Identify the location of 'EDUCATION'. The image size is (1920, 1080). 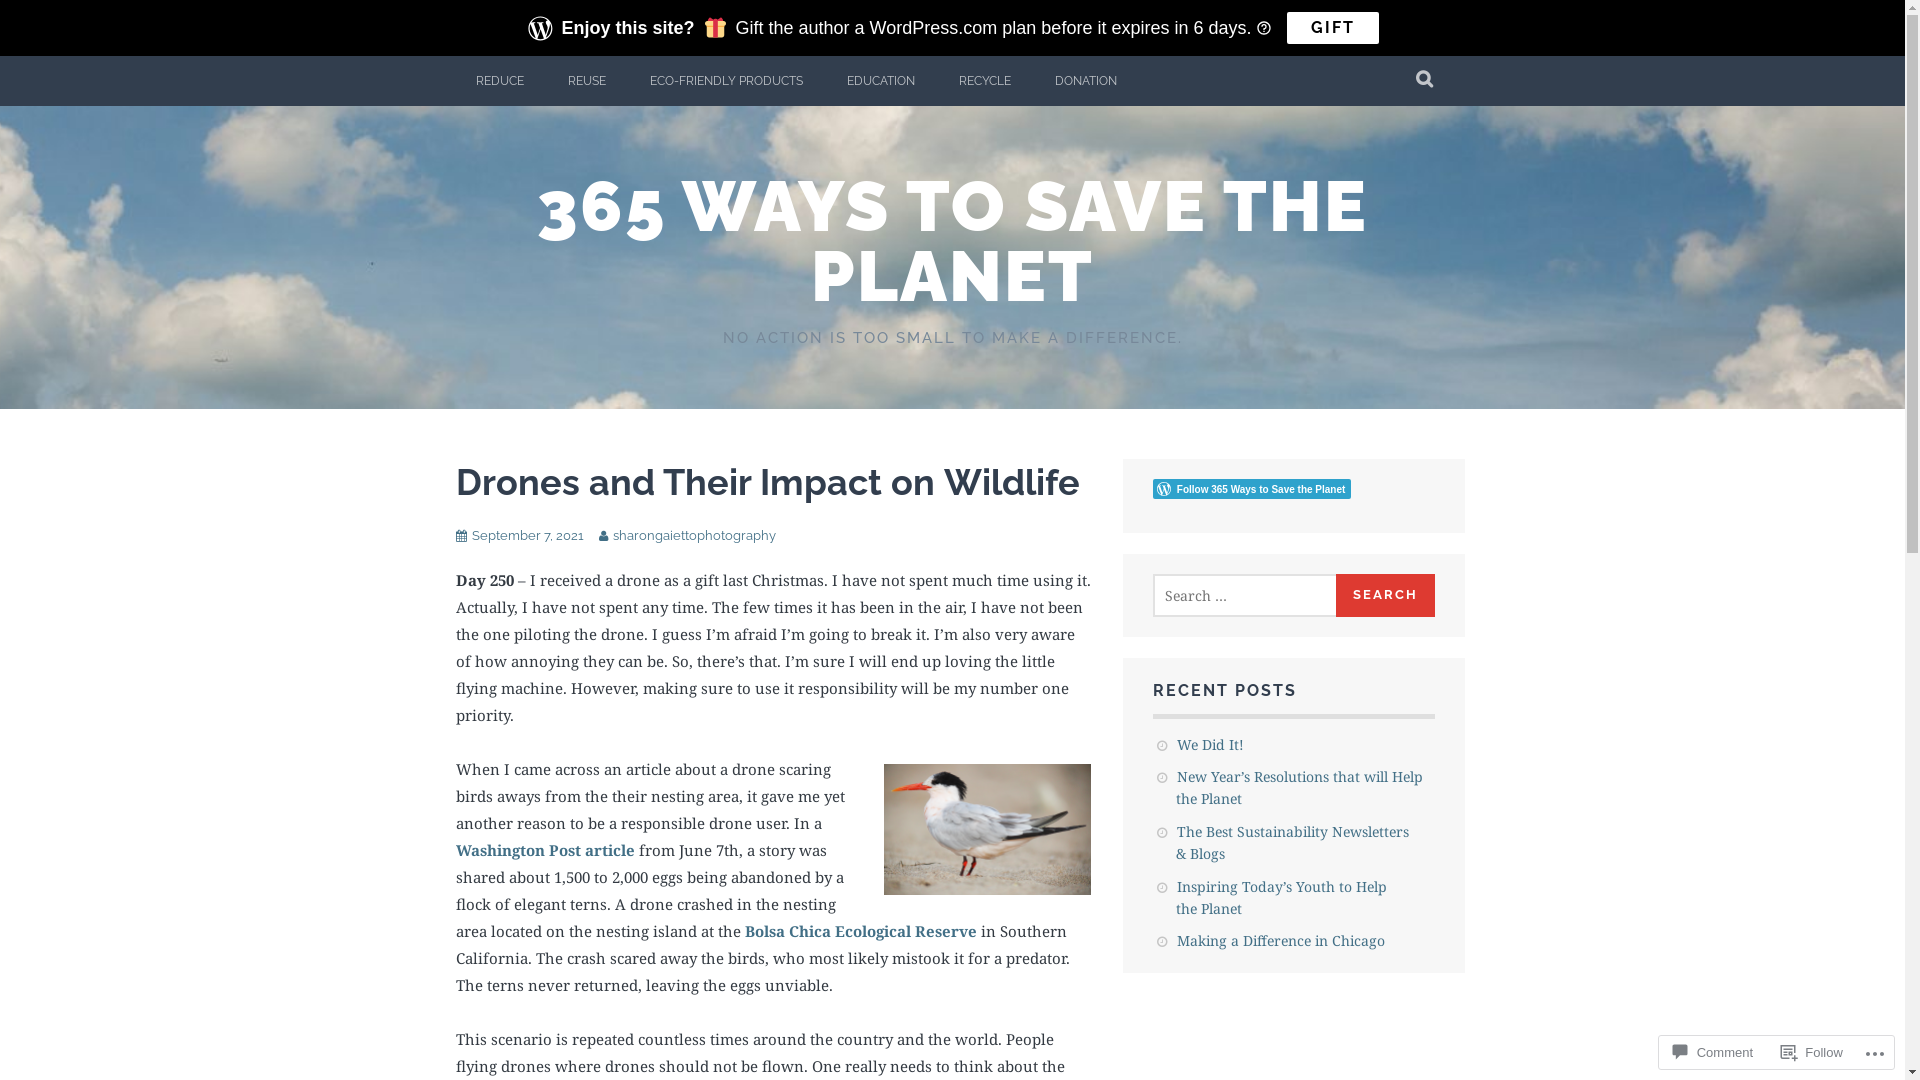
(879, 80).